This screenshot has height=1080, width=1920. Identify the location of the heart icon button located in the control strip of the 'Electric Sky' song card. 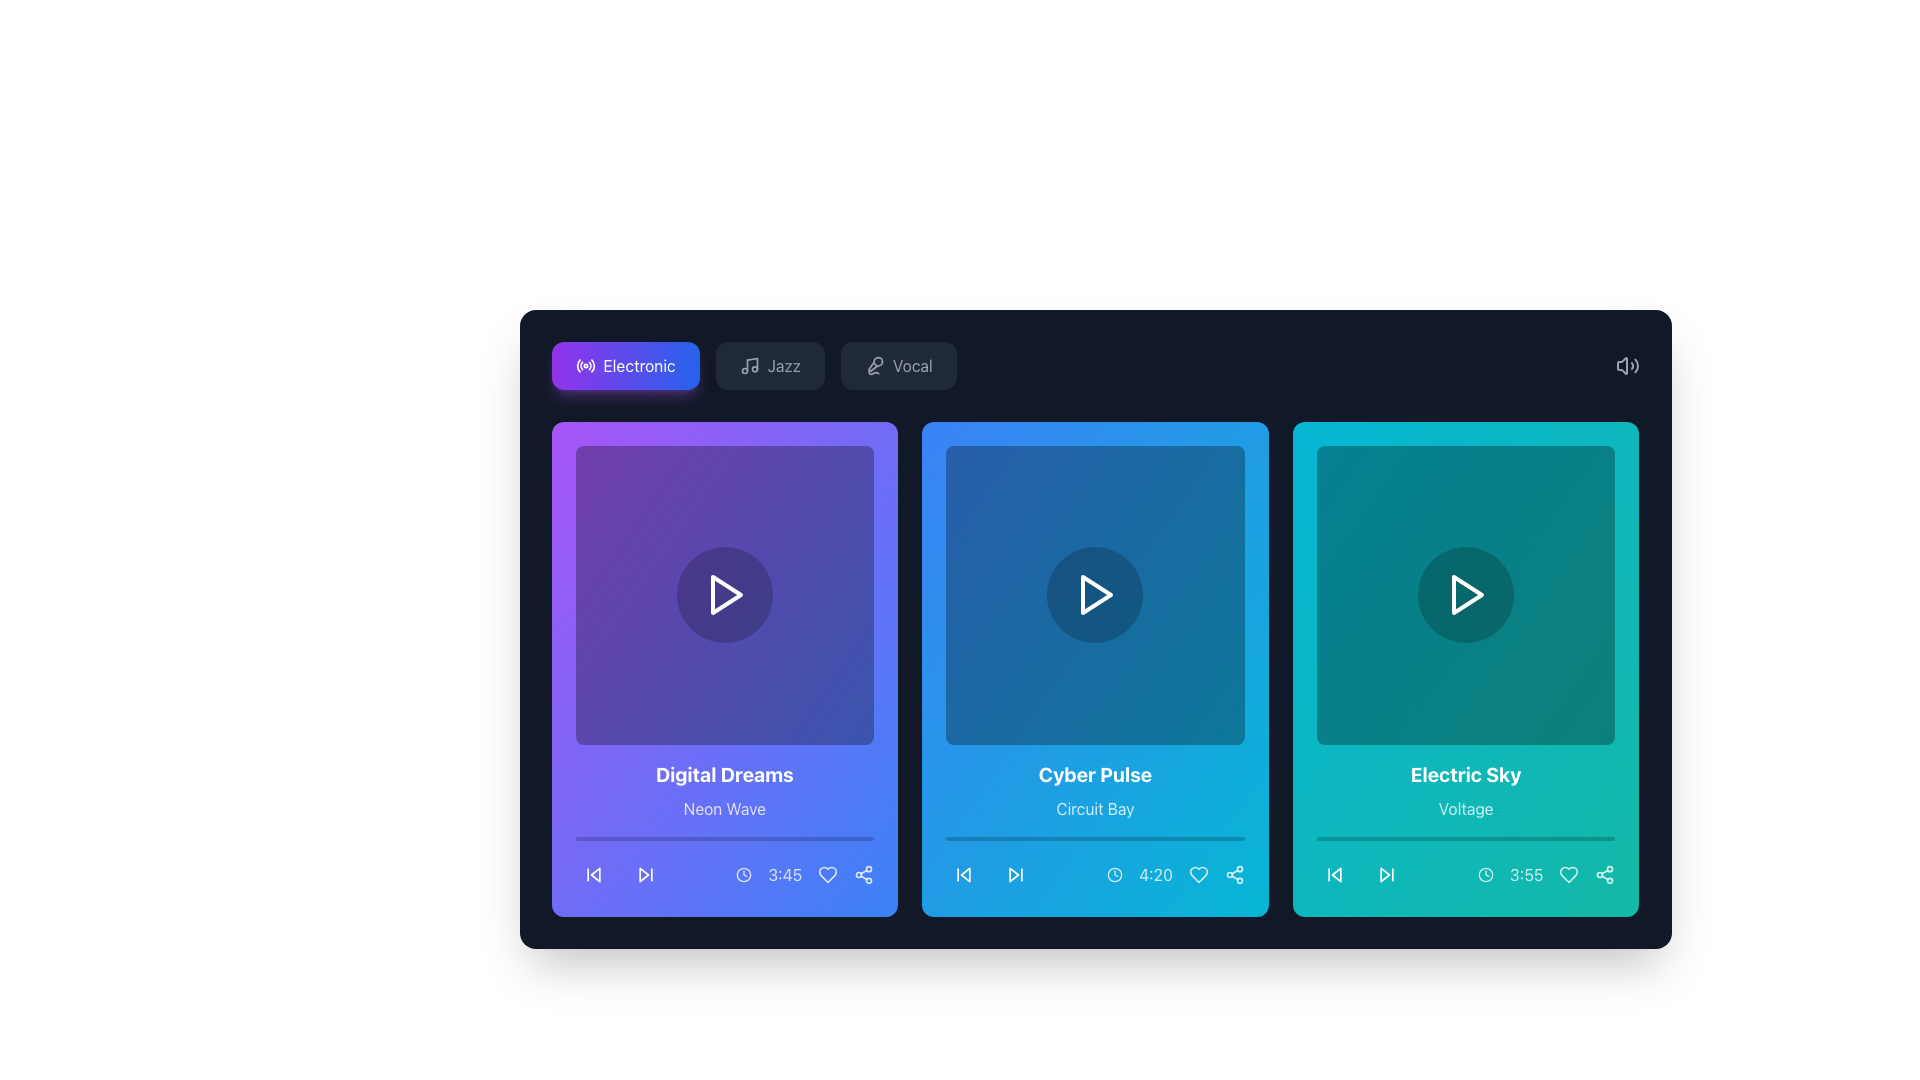
(1568, 873).